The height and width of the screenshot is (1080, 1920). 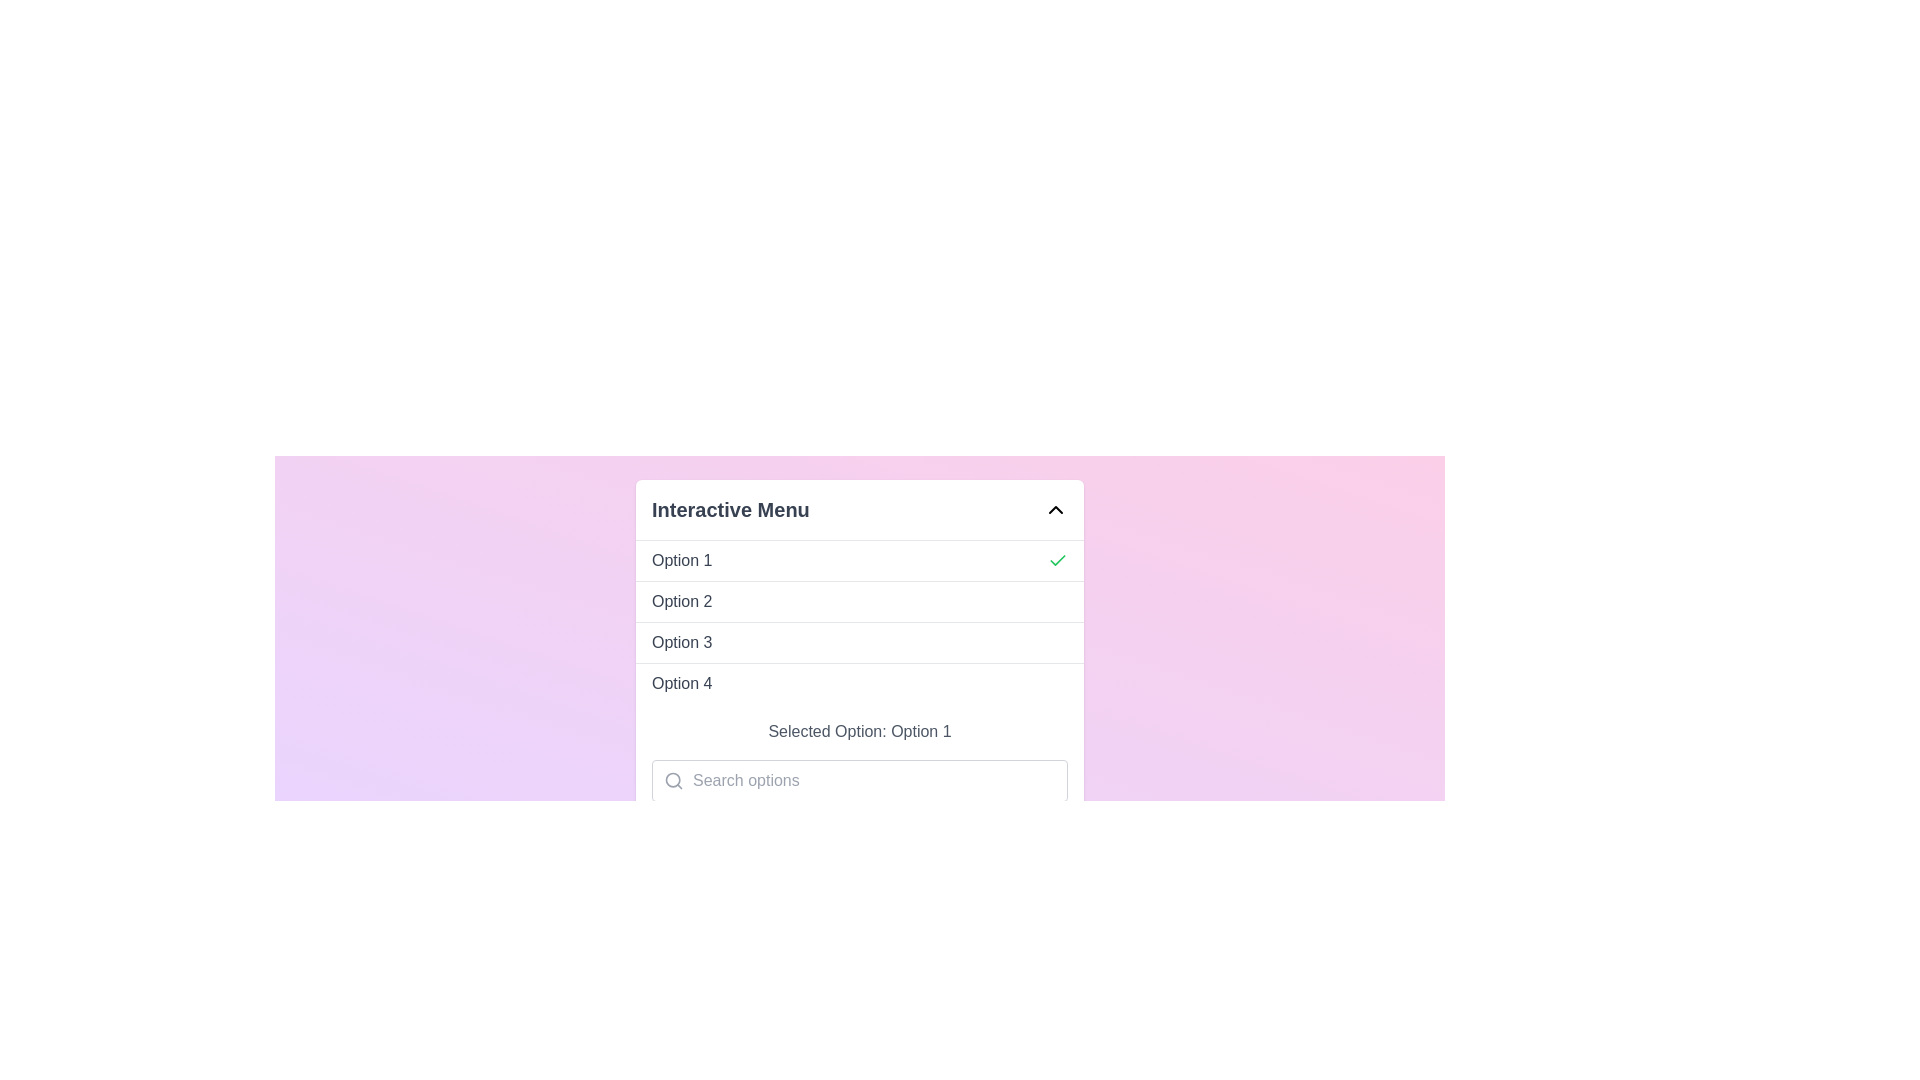 What do you see at coordinates (729, 508) in the screenshot?
I see `the text label that indicates the title of the dropdown menu, which is located in the header section and left-aligned next to a downward-pointing chevron icon` at bounding box center [729, 508].